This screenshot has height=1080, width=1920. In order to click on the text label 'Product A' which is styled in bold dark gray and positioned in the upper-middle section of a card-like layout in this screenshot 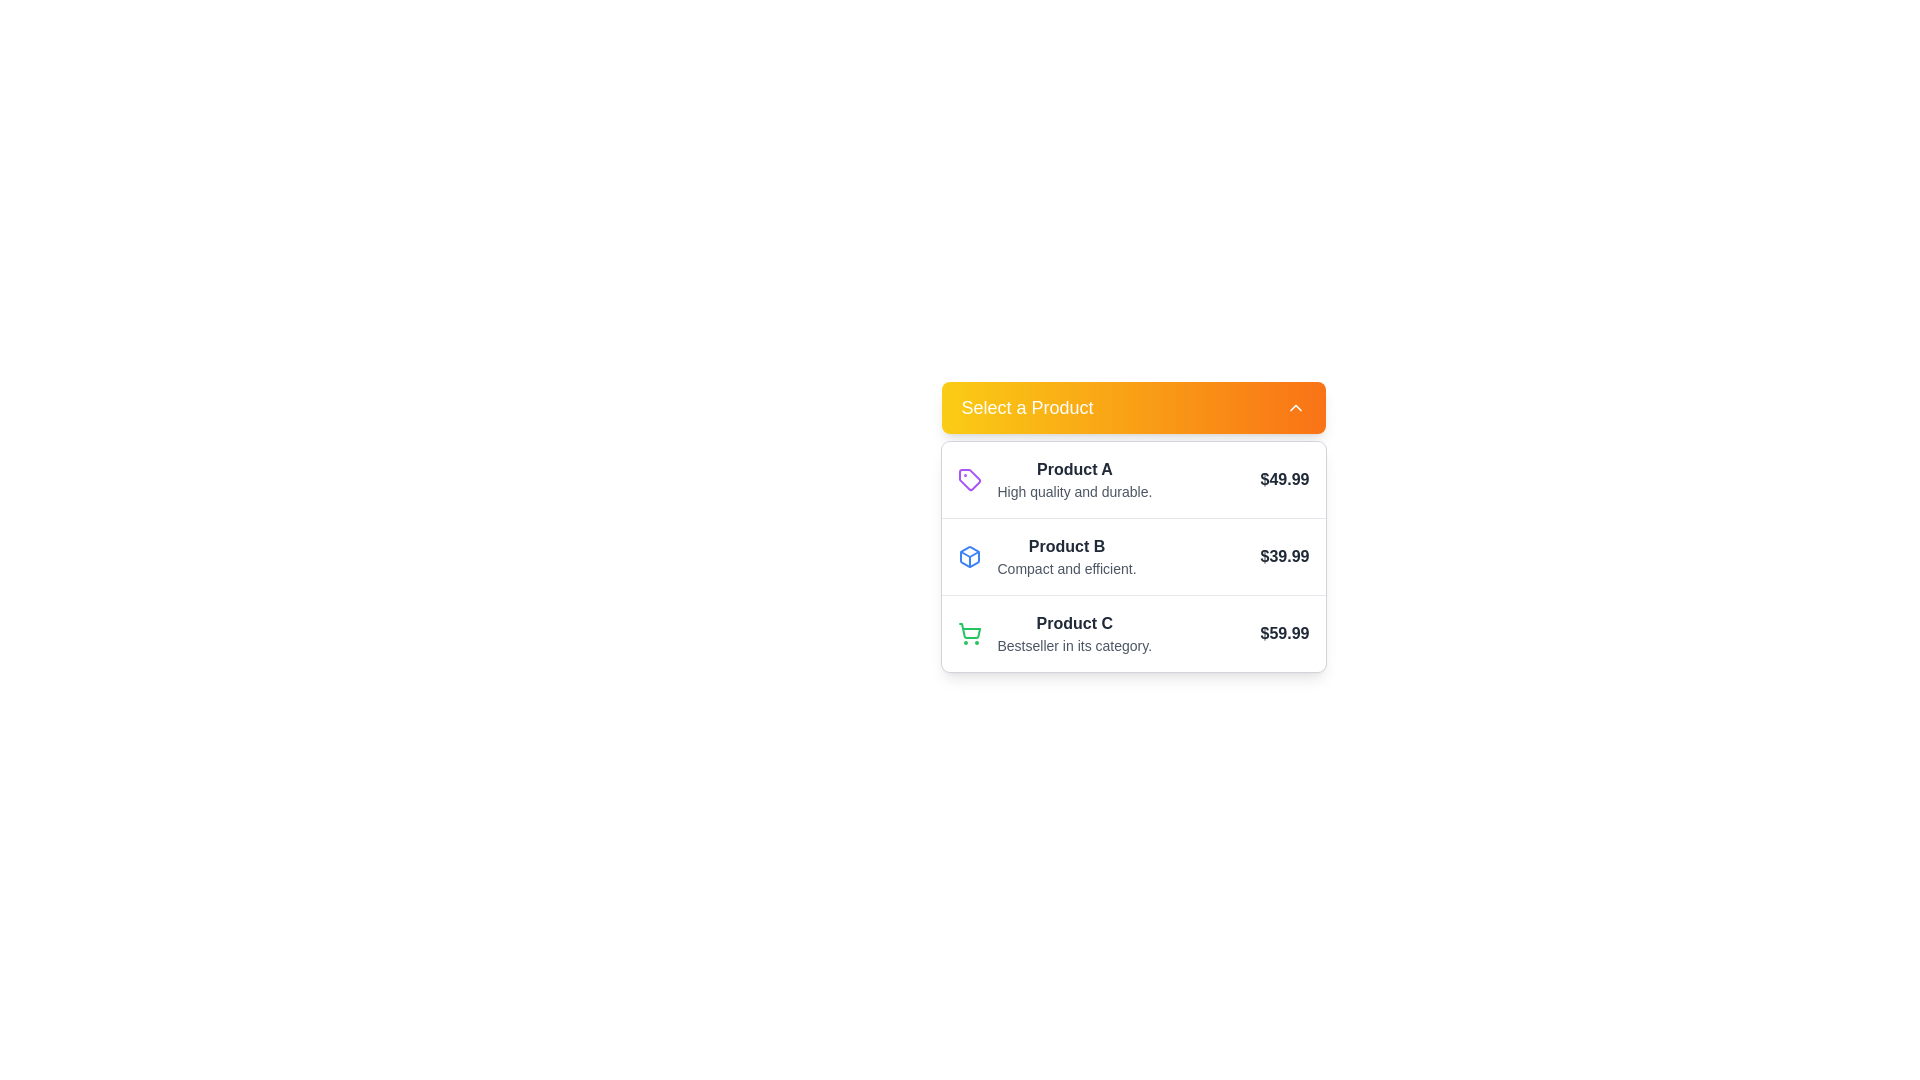, I will do `click(1074, 470)`.